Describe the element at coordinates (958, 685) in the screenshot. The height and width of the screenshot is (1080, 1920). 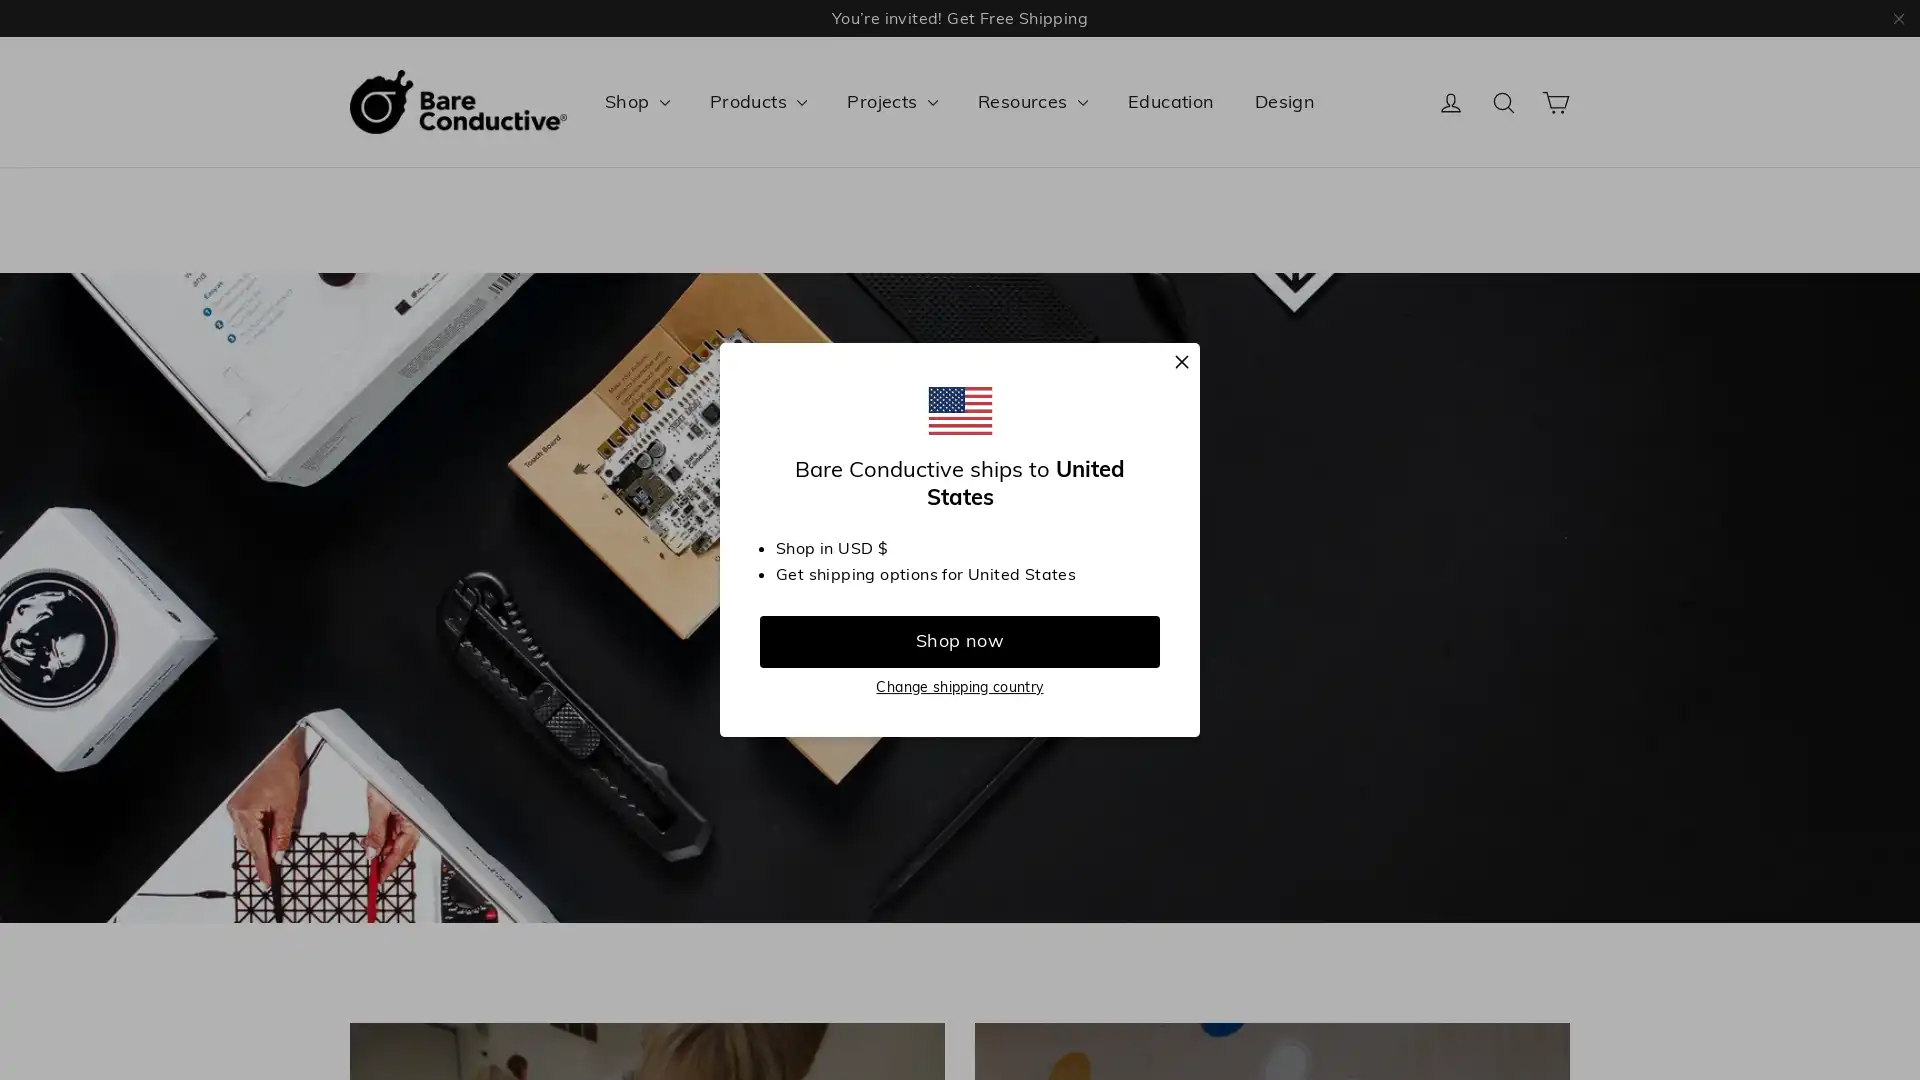
I see `Change shipping country` at that location.